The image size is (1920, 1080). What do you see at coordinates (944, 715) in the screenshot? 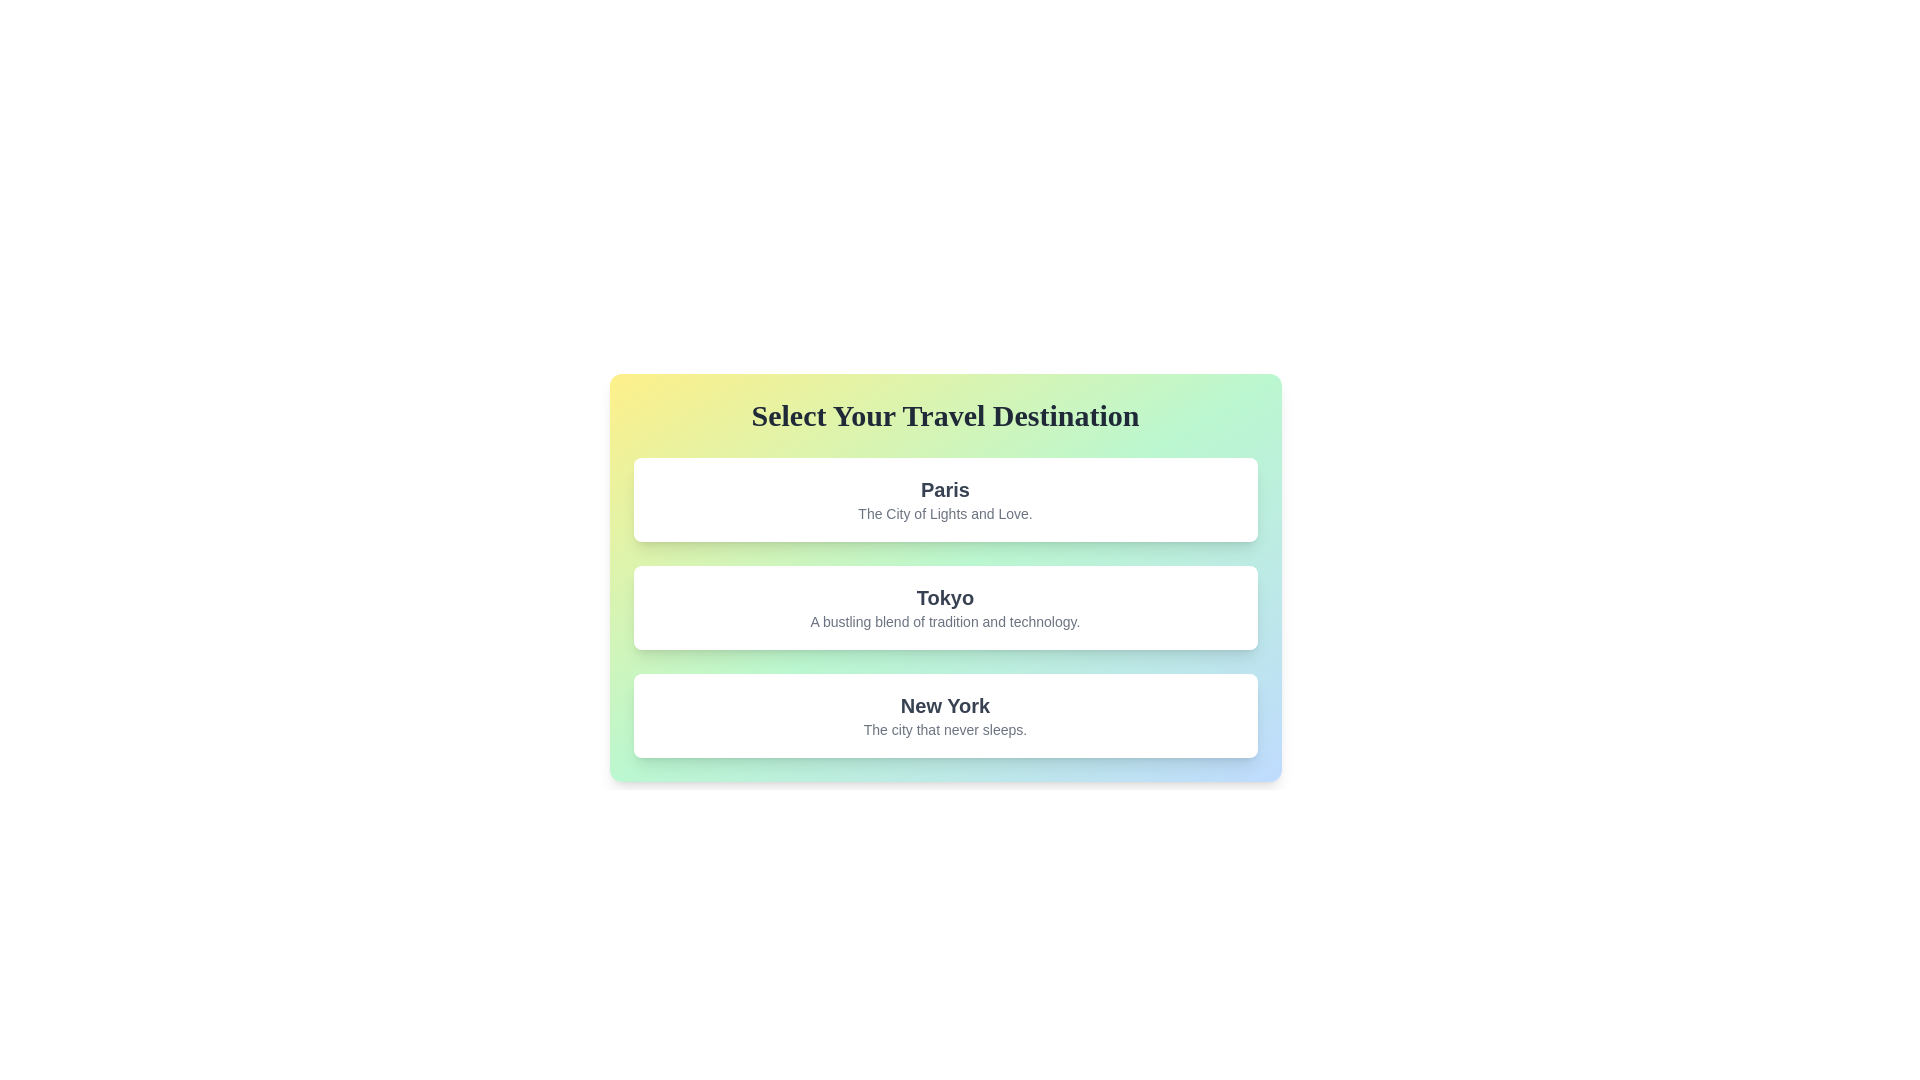
I see `descriptive text 'New York' and 'The city that never sleeps.' from the text content within the card component located at the center of the bottom card in a vertical list of three cards` at bounding box center [944, 715].